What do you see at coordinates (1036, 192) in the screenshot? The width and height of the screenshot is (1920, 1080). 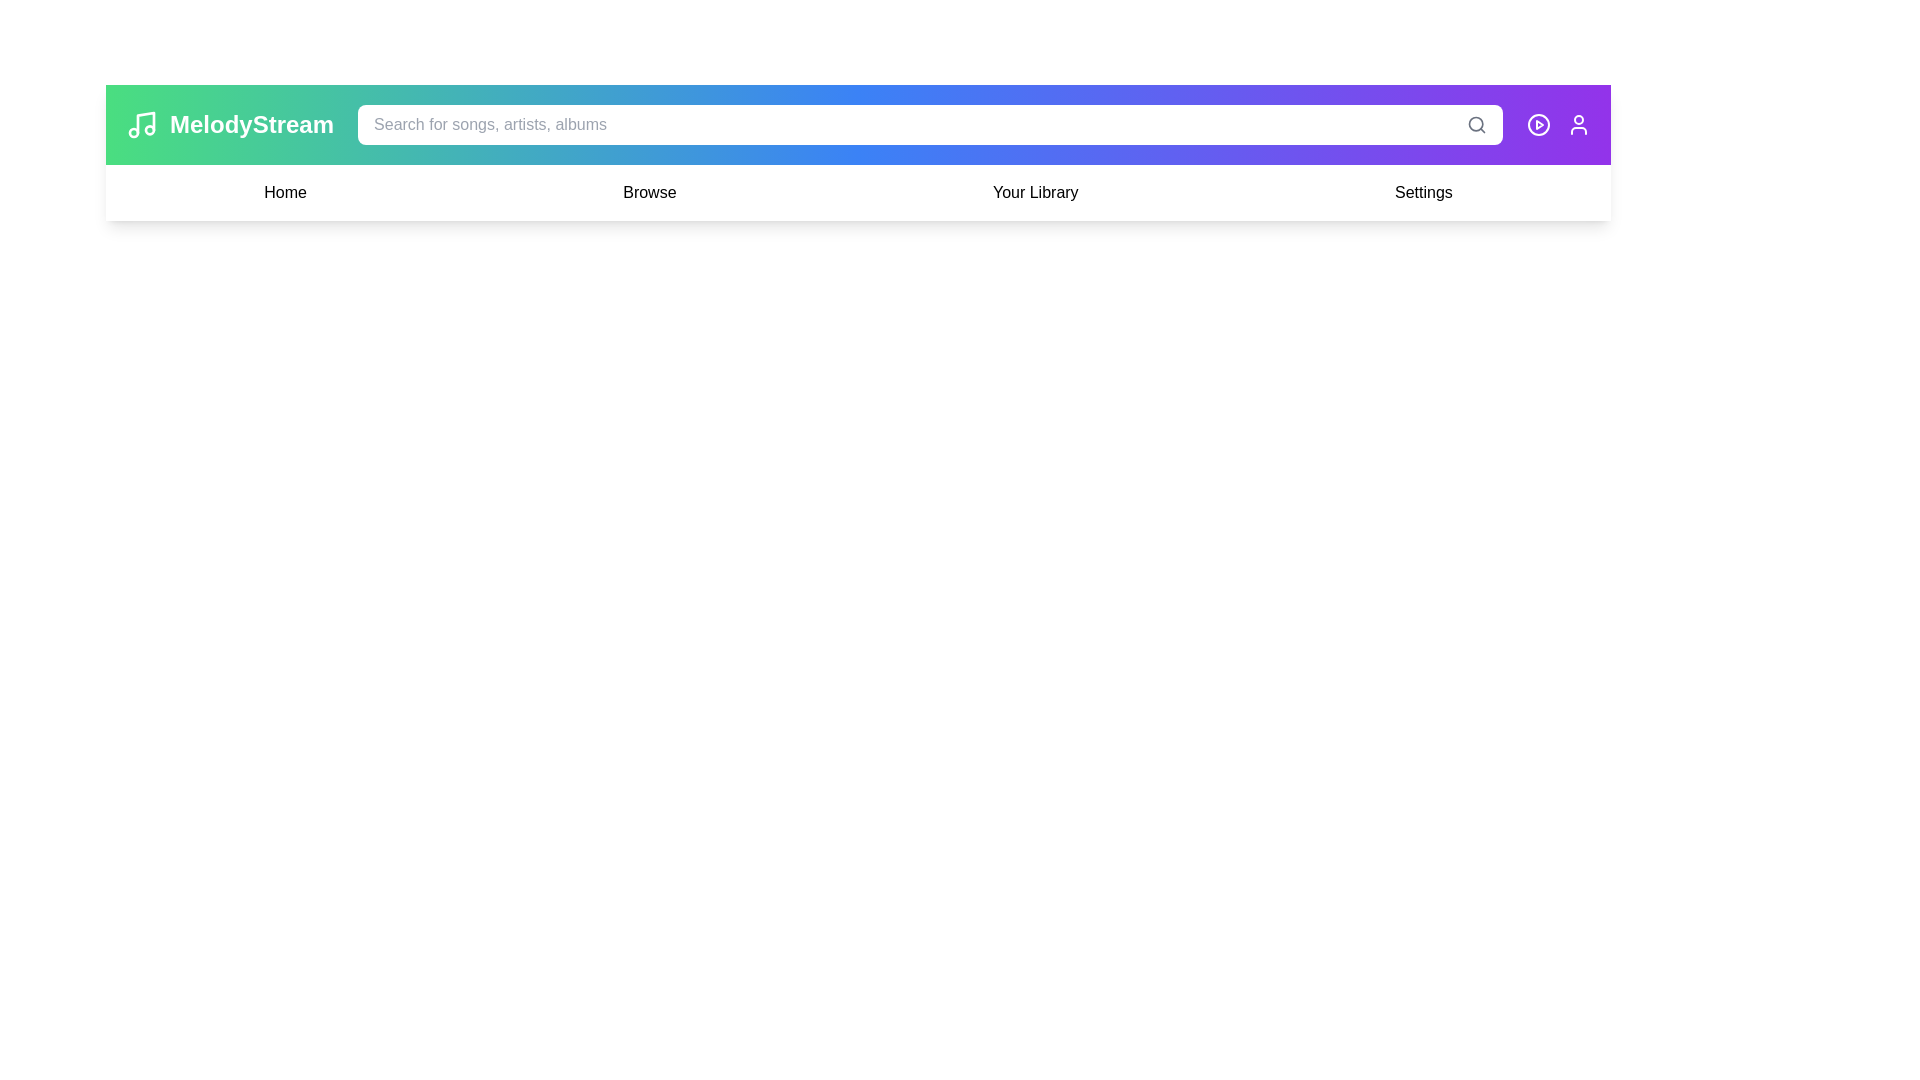 I see `the menu item Your Library from the navigation bar` at bounding box center [1036, 192].